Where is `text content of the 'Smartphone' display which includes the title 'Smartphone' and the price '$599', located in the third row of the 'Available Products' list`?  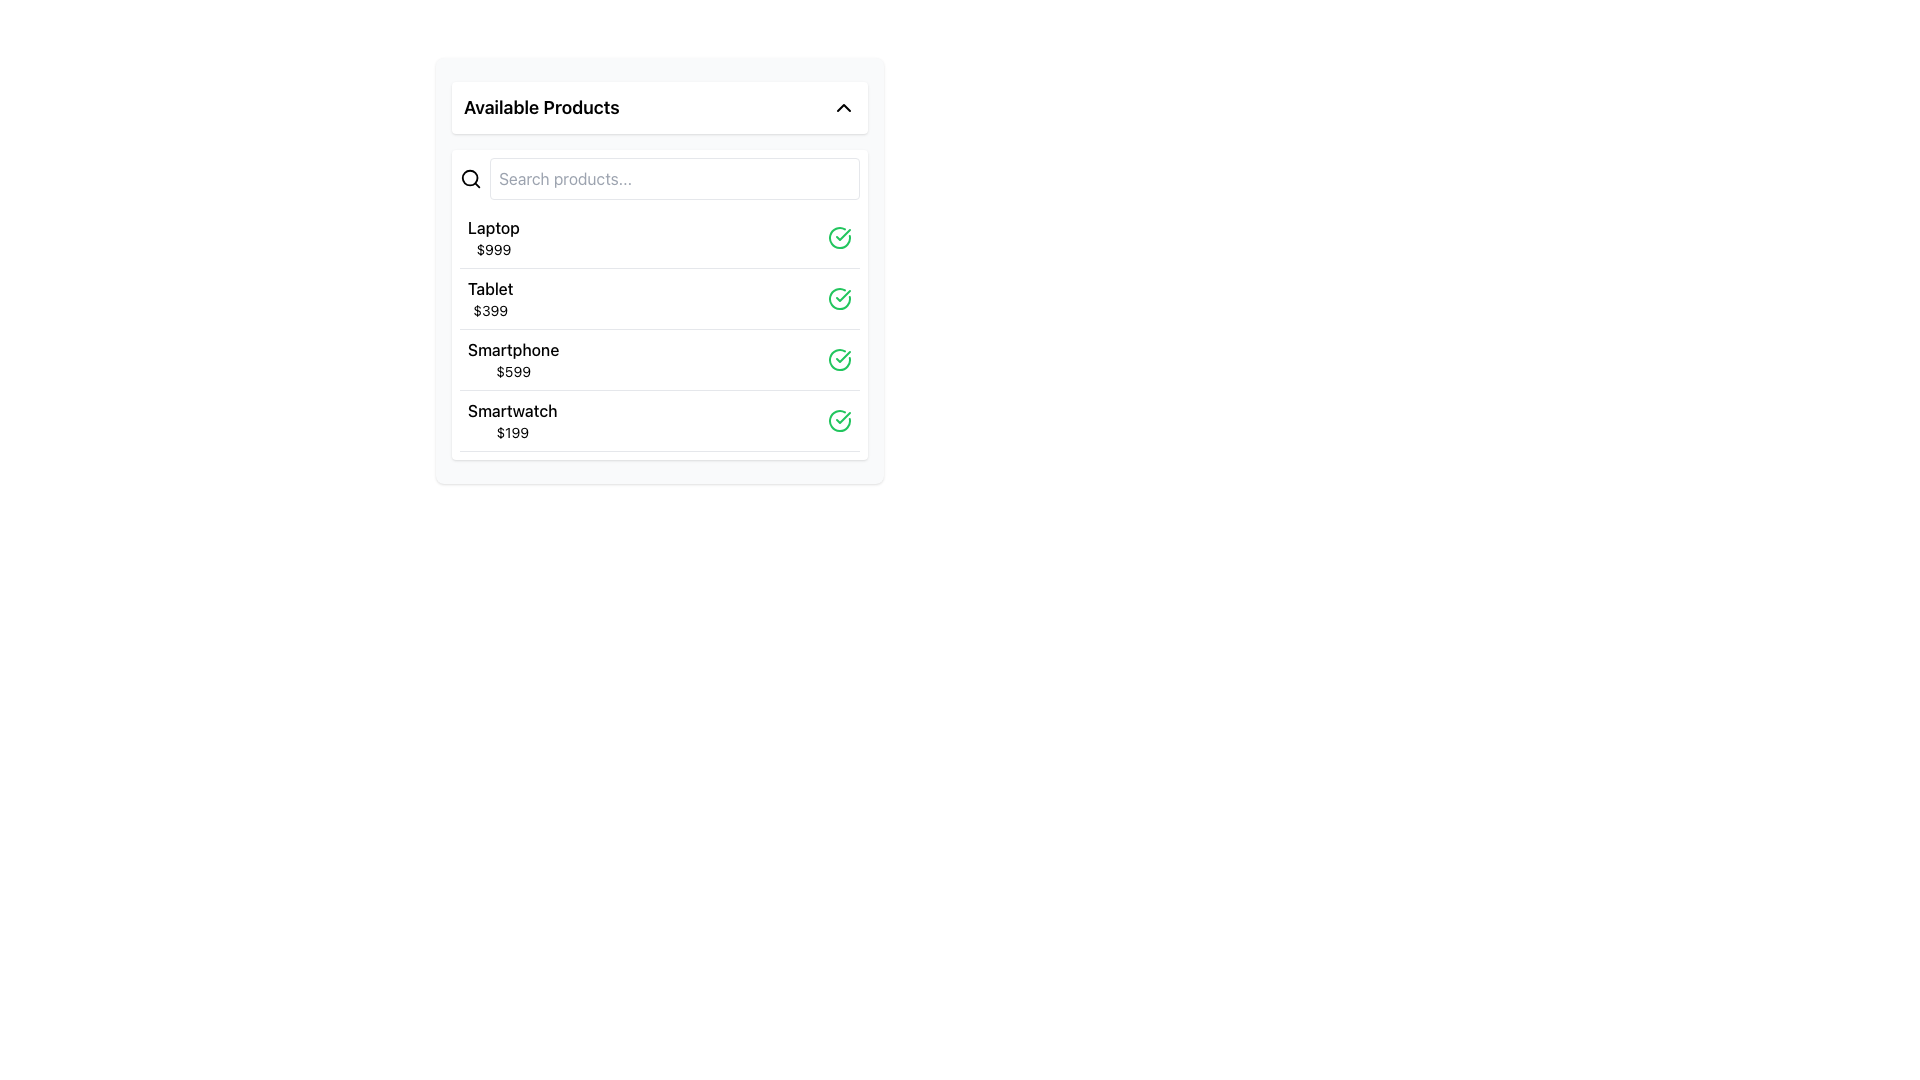 text content of the 'Smartphone' display which includes the title 'Smartphone' and the price '$599', located in the third row of the 'Available Products' list is located at coordinates (513, 358).